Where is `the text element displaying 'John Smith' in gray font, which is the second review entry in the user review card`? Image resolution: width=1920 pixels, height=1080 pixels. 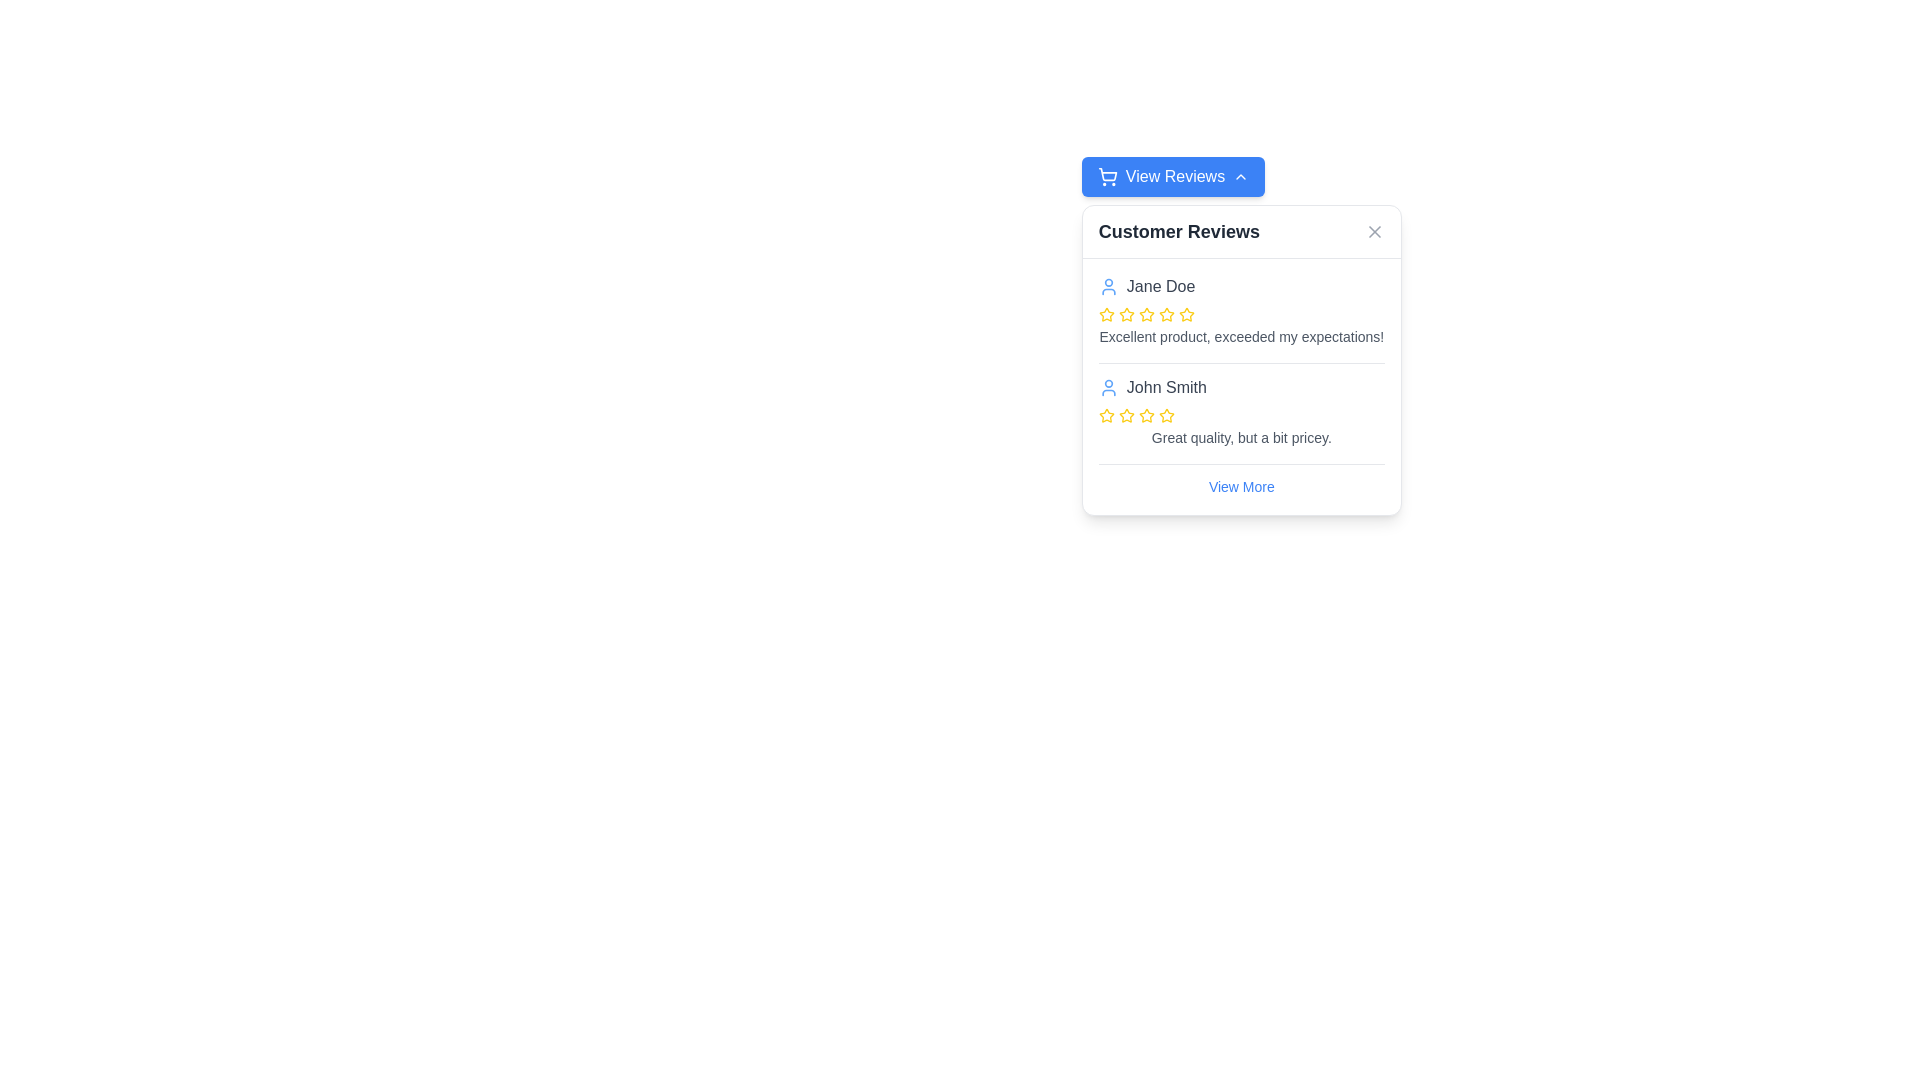 the text element displaying 'John Smith' in gray font, which is the second review entry in the user review card is located at coordinates (1166, 388).